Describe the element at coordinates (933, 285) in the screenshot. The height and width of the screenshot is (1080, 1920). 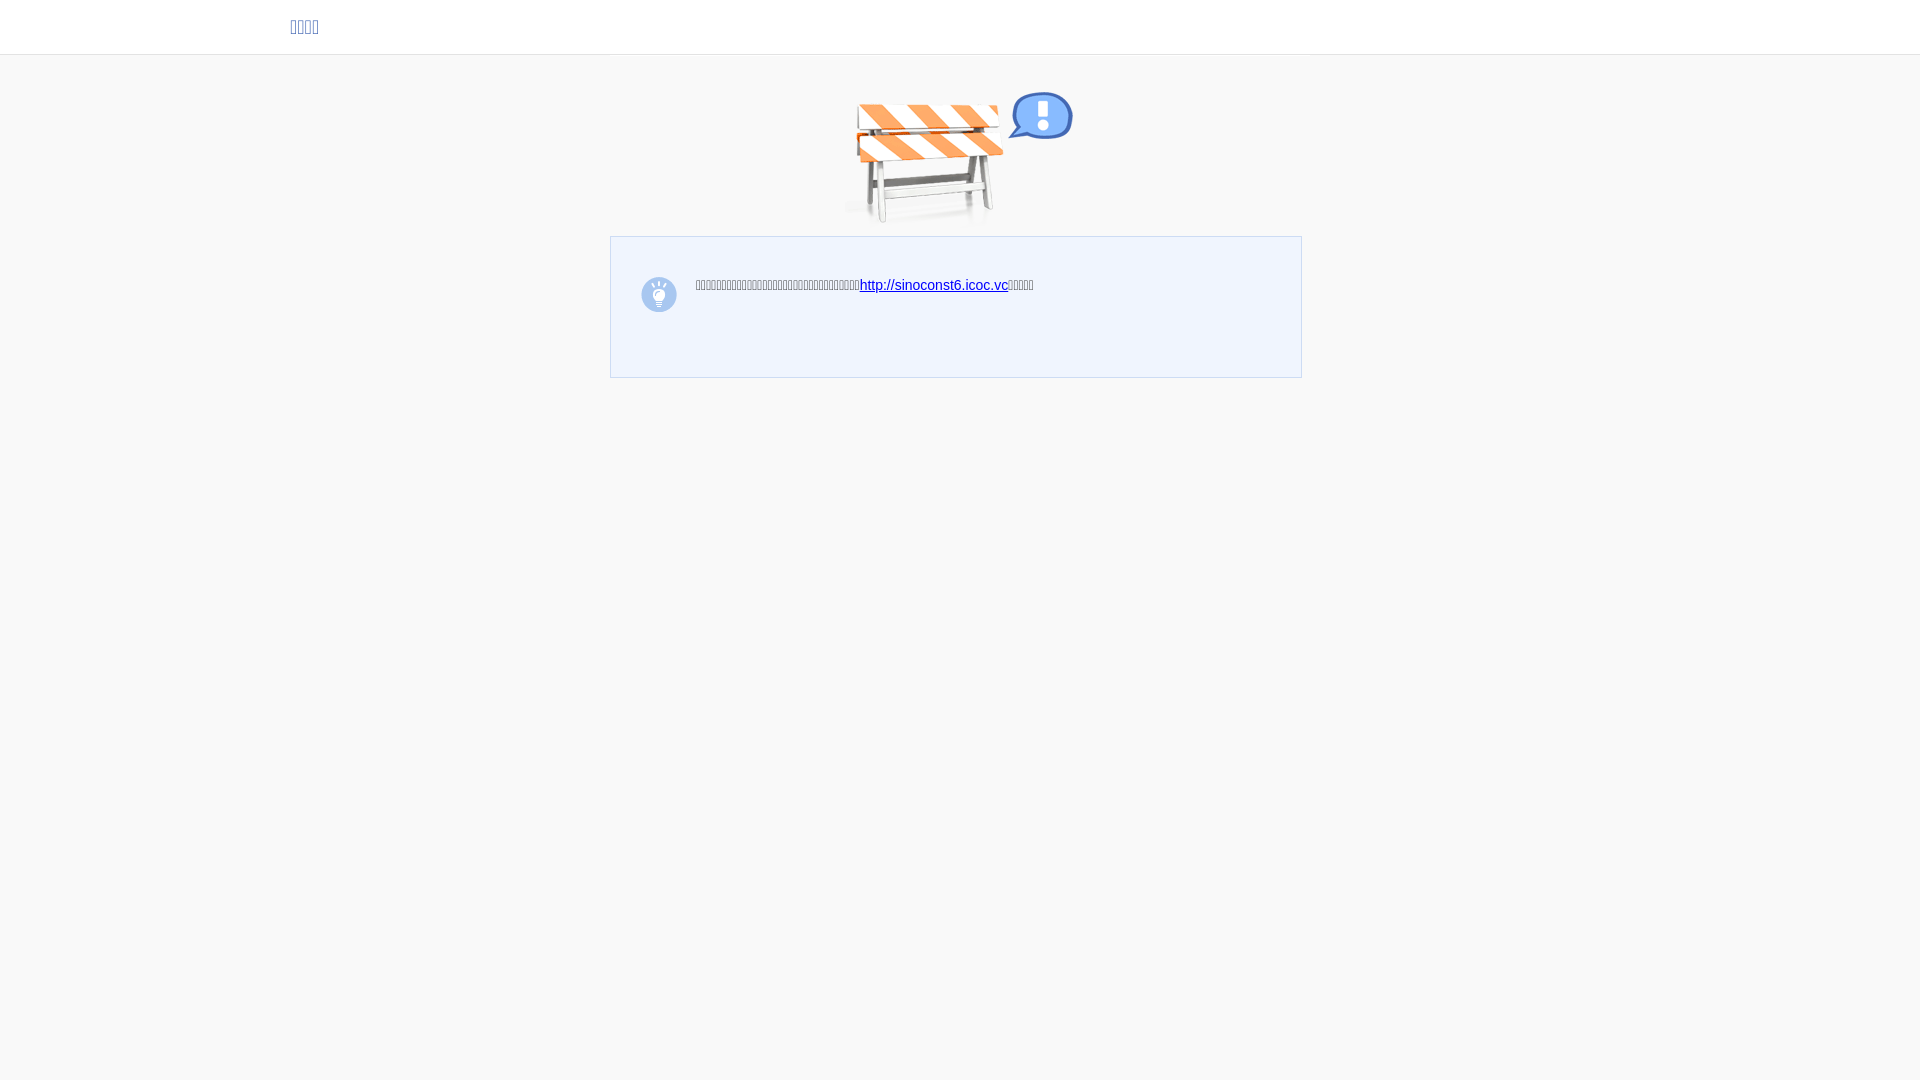
I see `'http://sinoconst6.icoc.vc'` at that location.